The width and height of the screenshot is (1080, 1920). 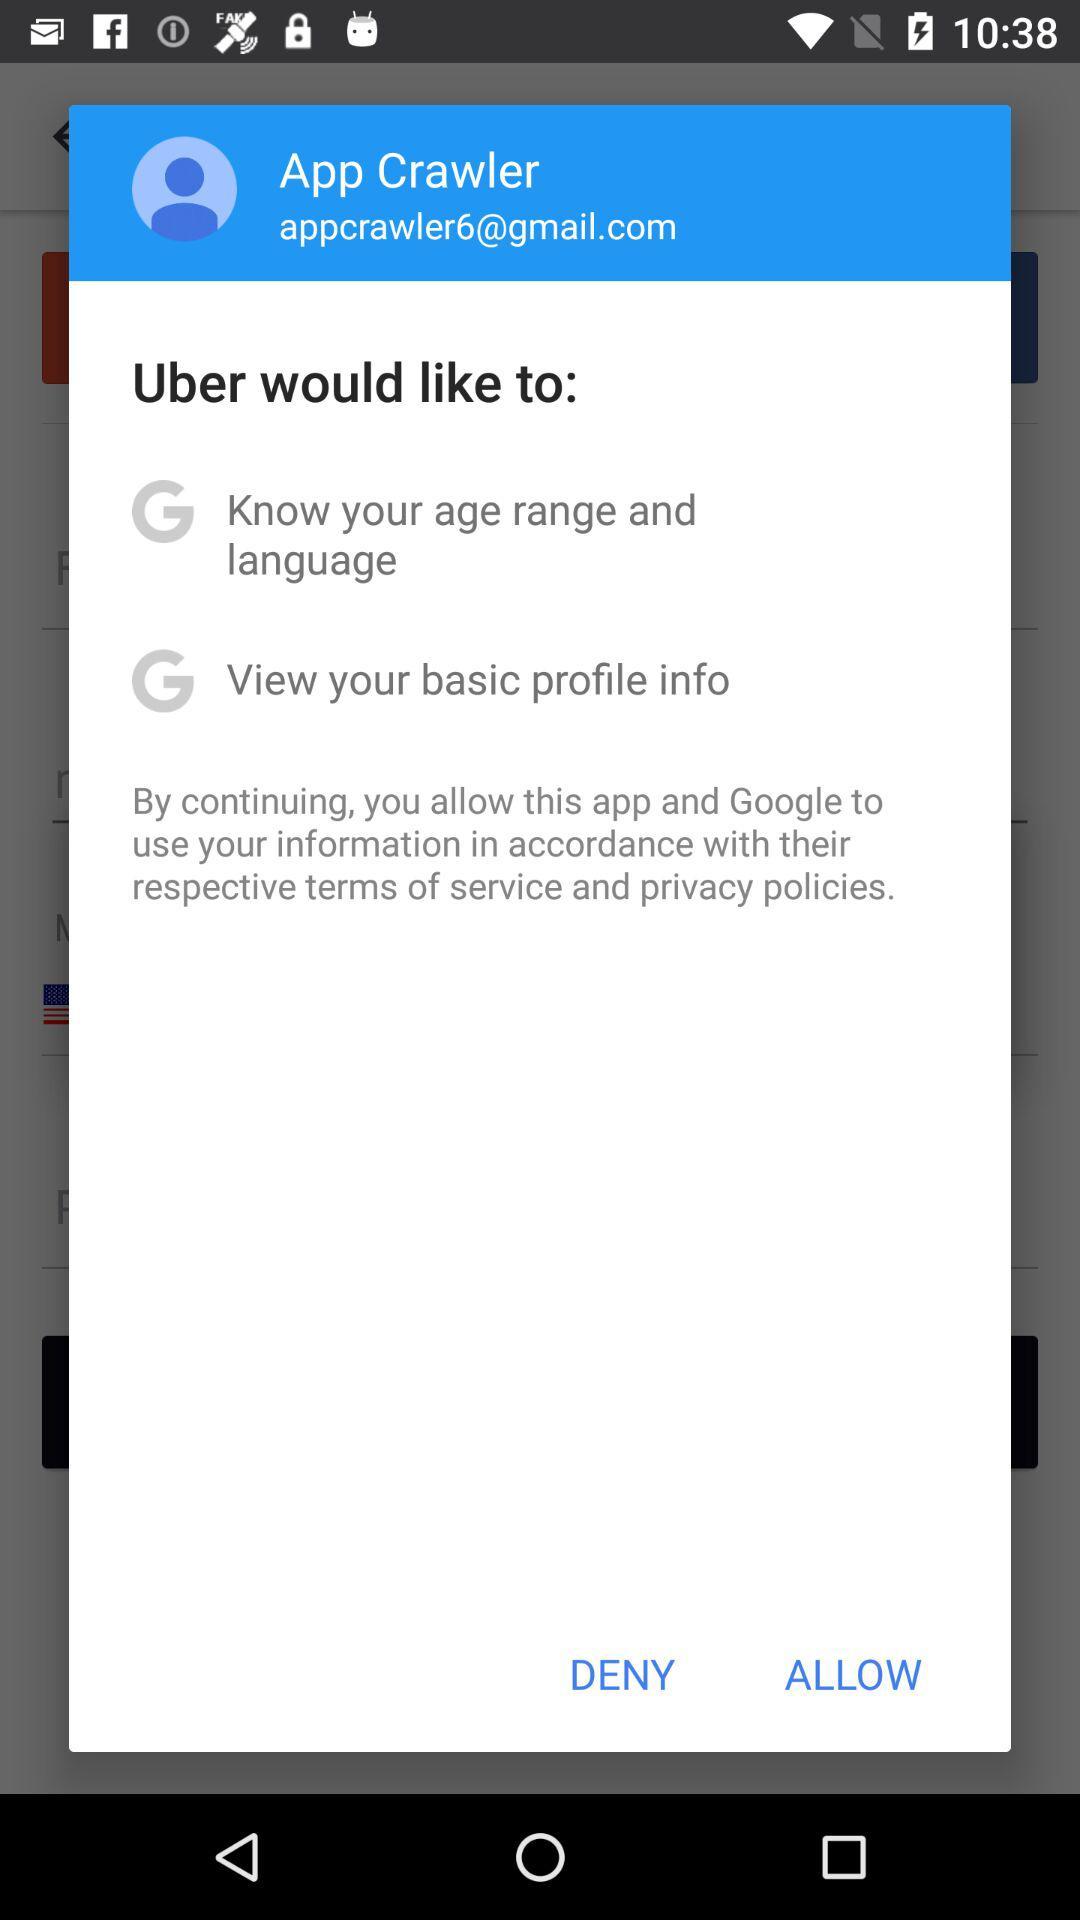 What do you see at coordinates (621, 1673) in the screenshot?
I see `the deny button` at bounding box center [621, 1673].